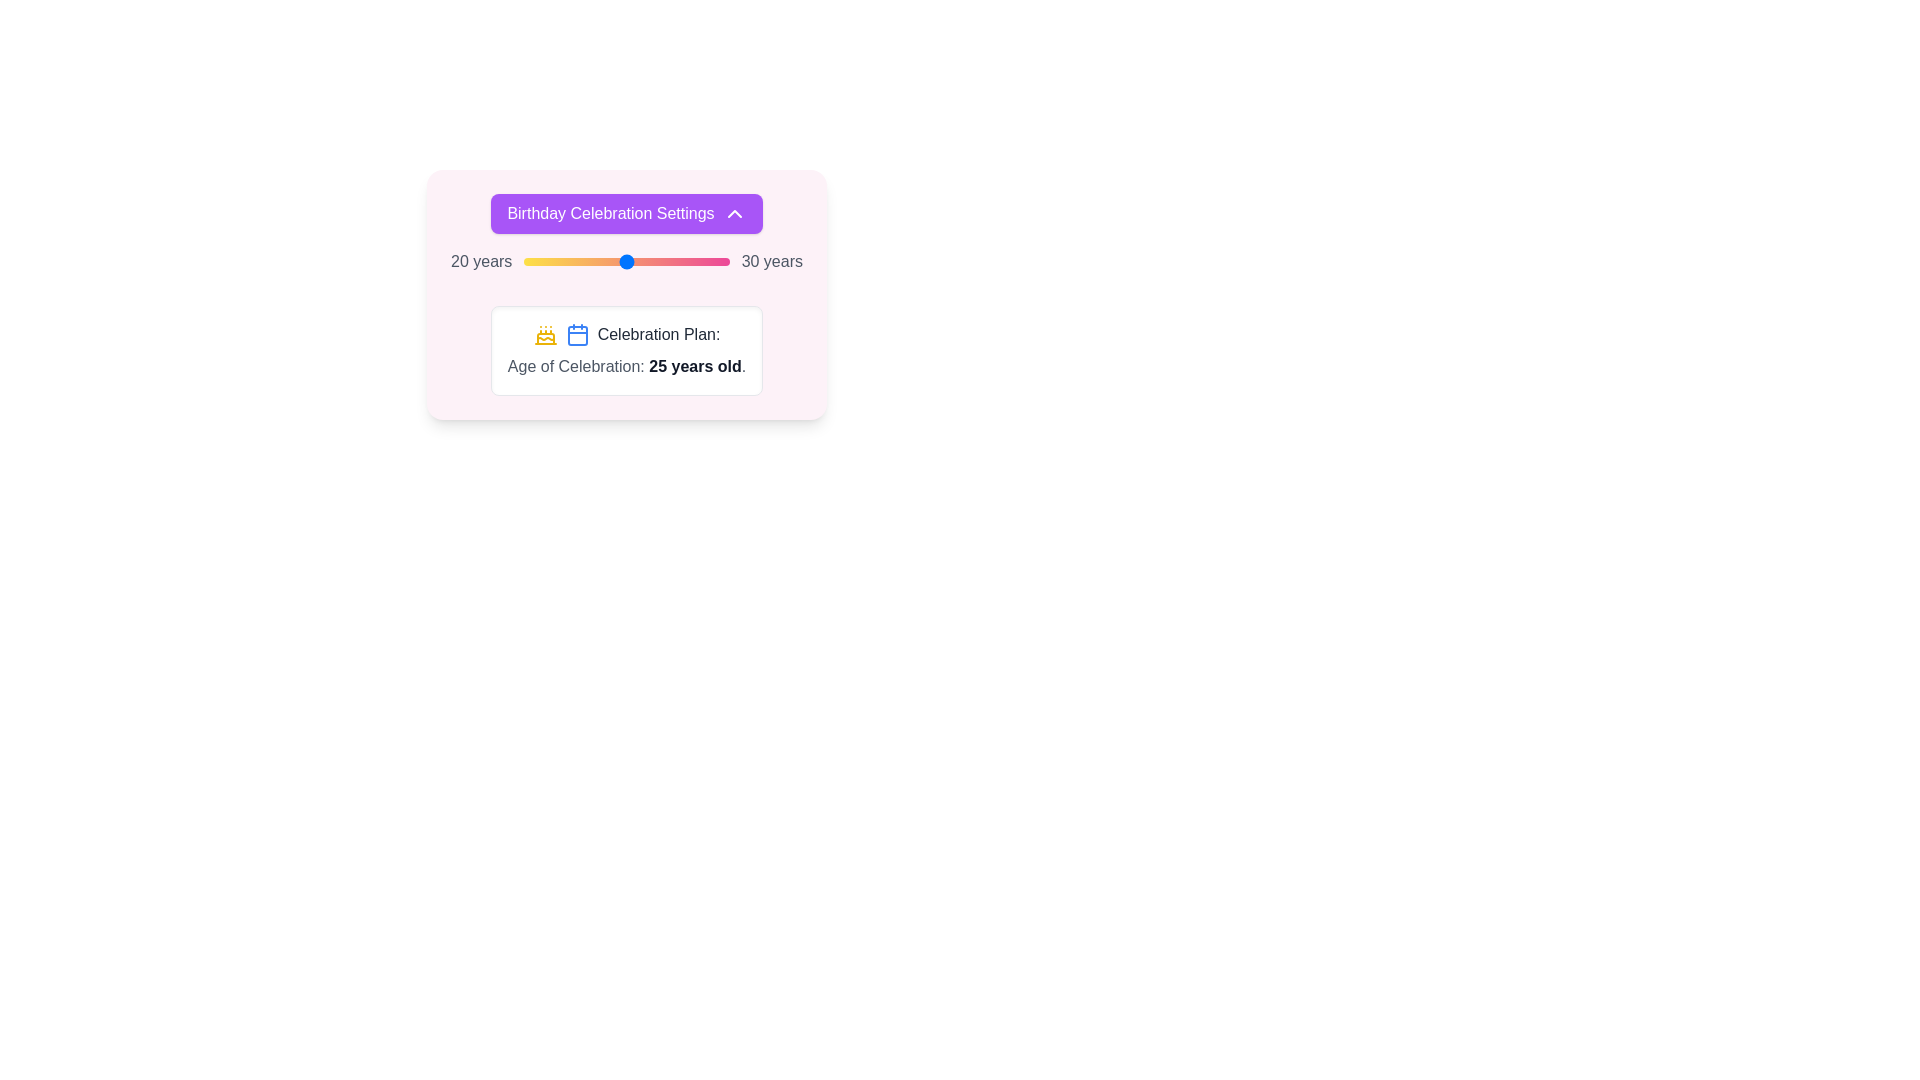  Describe the element at coordinates (626, 213) in the screenshot. I see `the 'Birthday Celebration Settings' button to toggle the visibility of the celebration settings` at that location.